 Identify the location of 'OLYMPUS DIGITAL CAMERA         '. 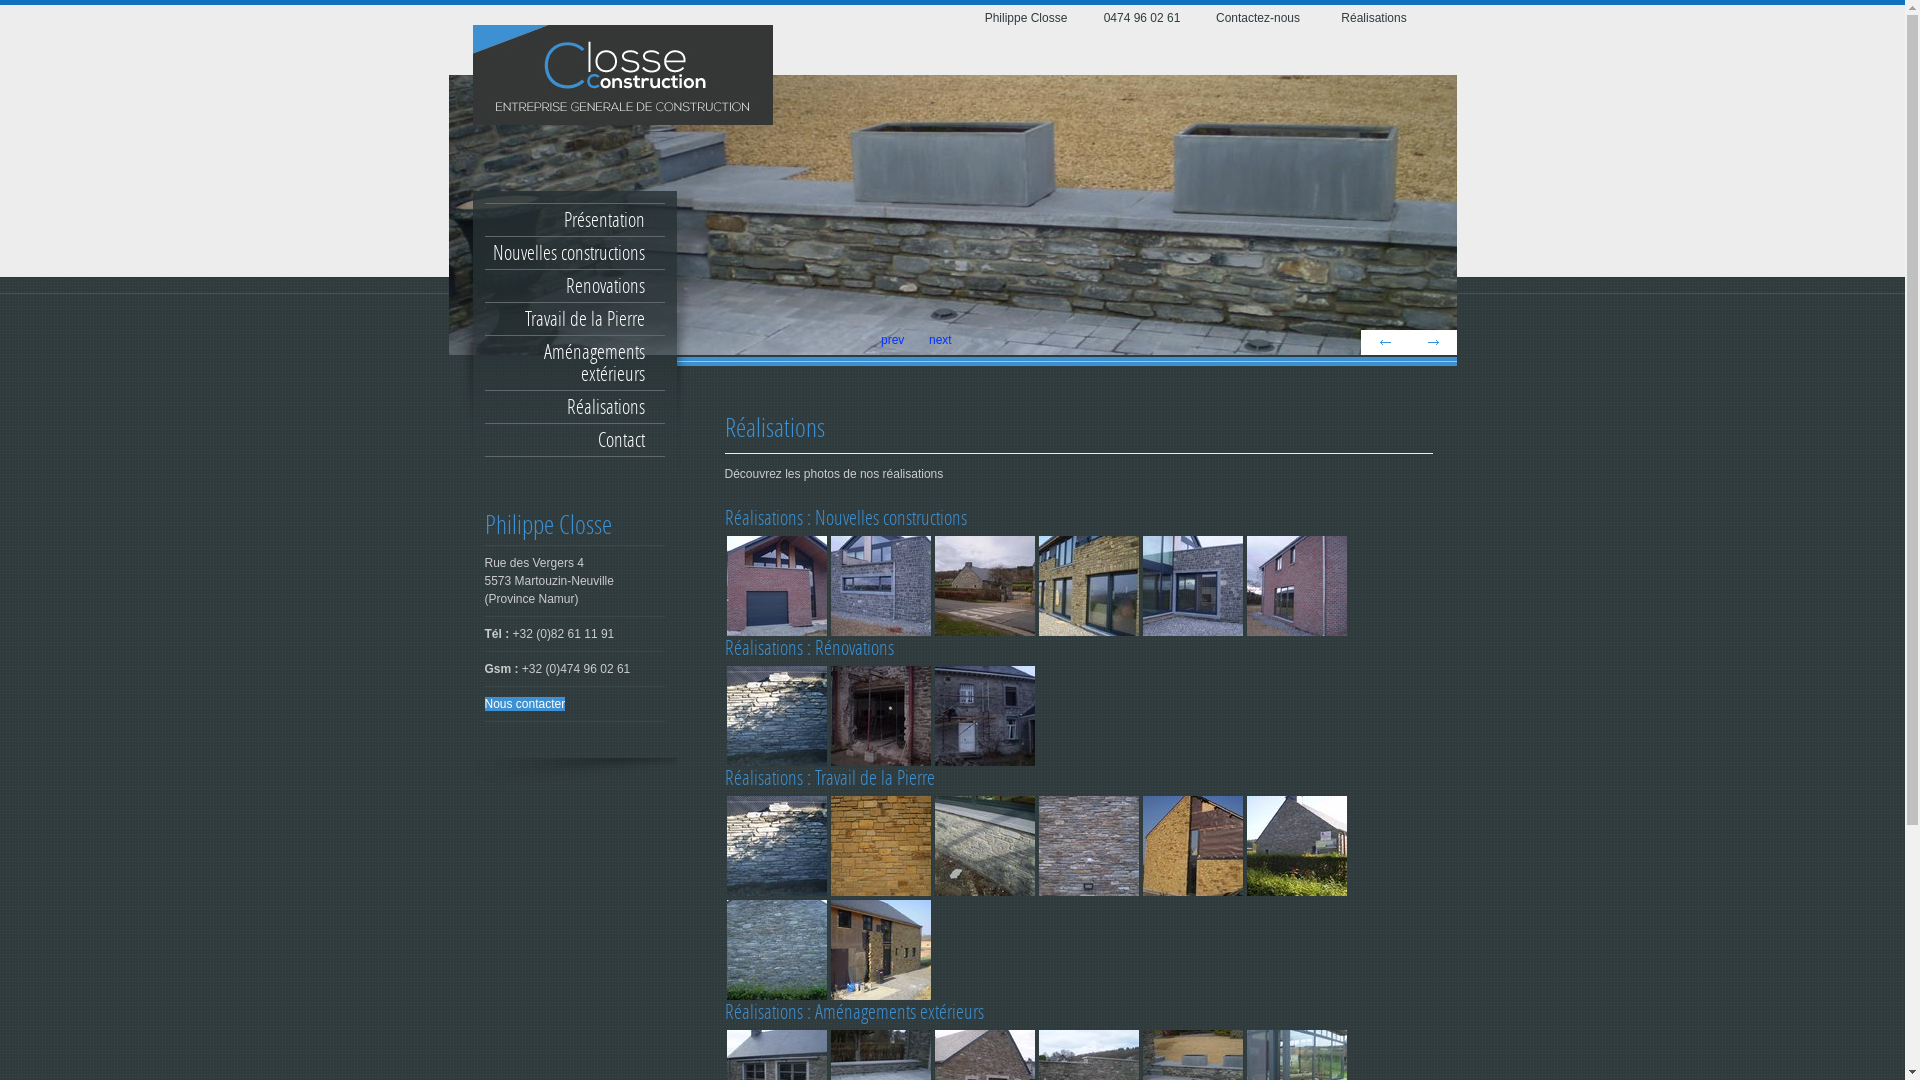
(983, 585).